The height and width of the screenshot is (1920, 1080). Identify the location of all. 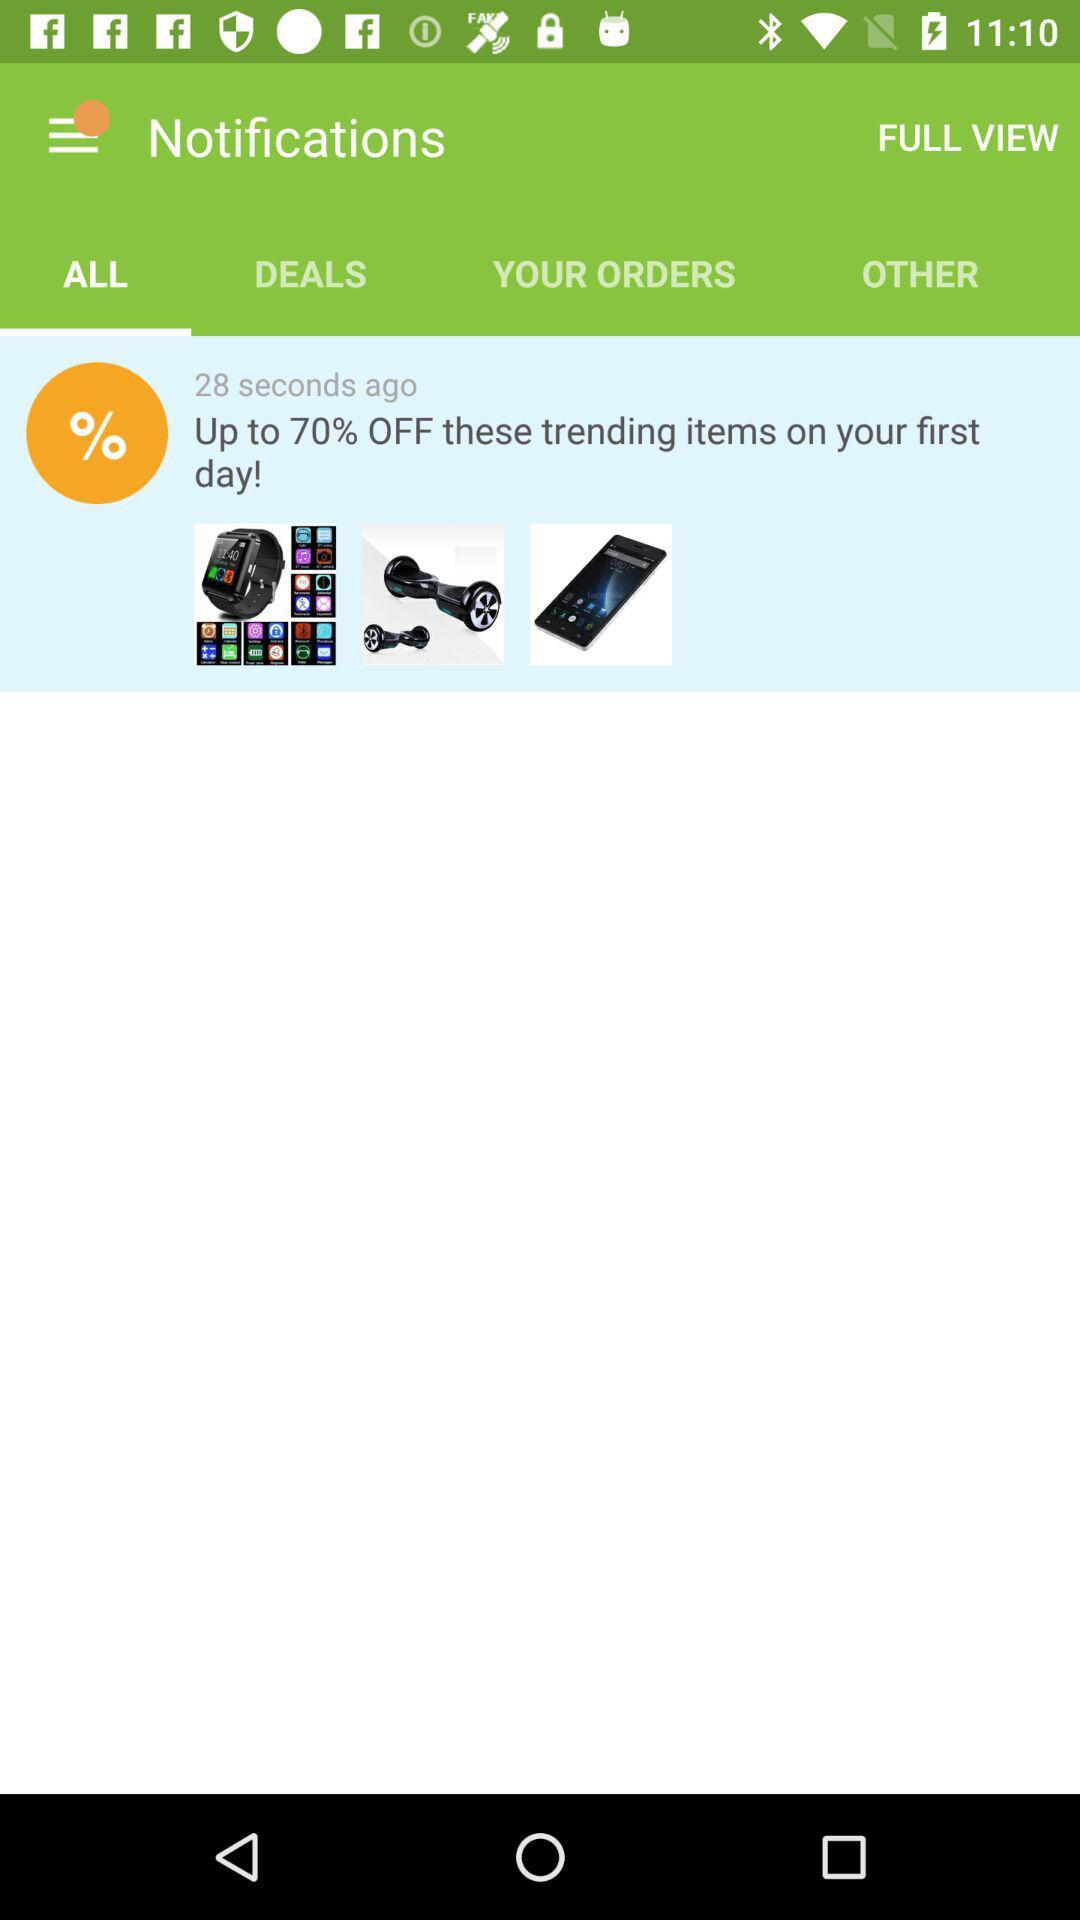
(95, 272).